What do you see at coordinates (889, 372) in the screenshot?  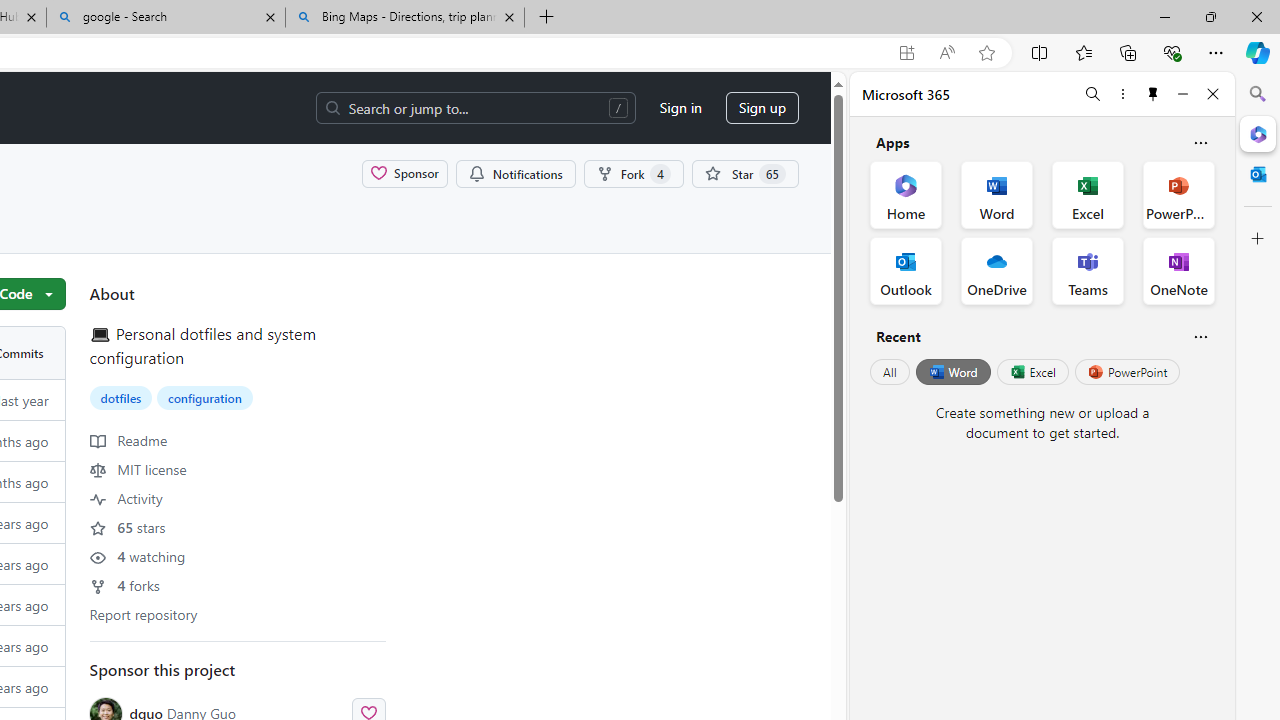 I see `'All'` at bounding box center [889, 372].